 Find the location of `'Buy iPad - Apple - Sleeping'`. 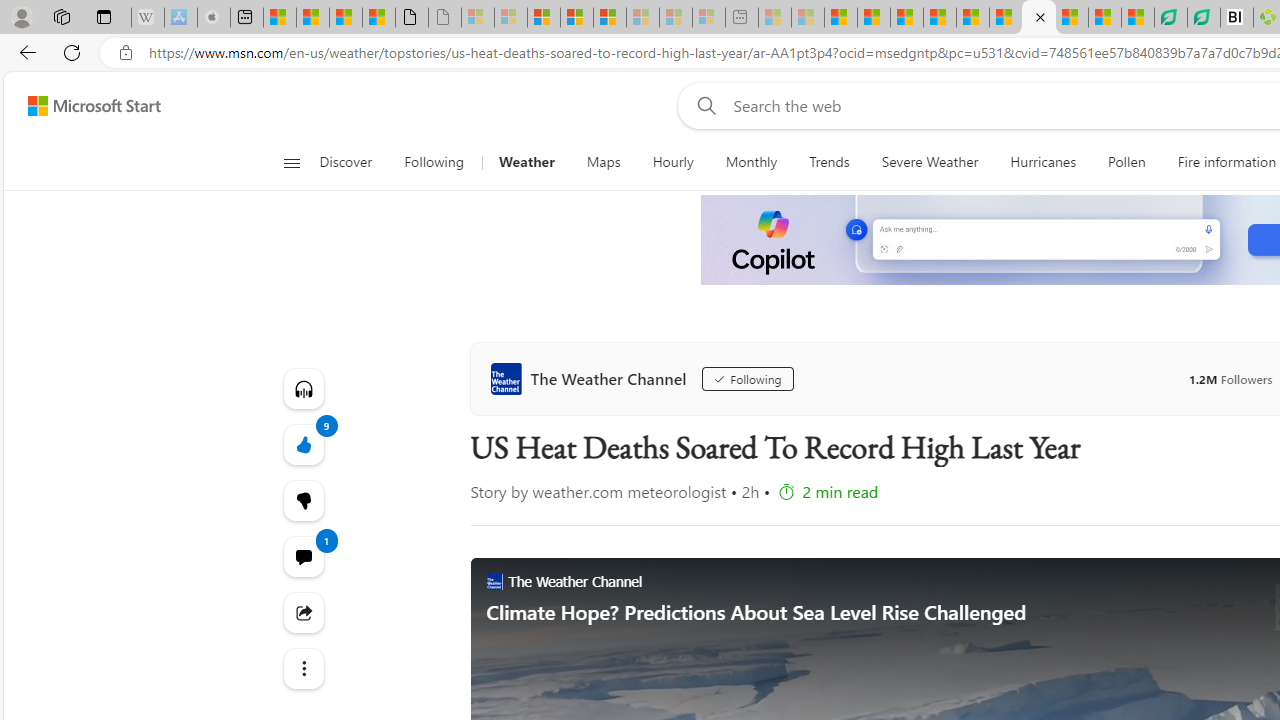

'Buy iPad - Apple - Sleeping' is located at coordinates (214, 17).